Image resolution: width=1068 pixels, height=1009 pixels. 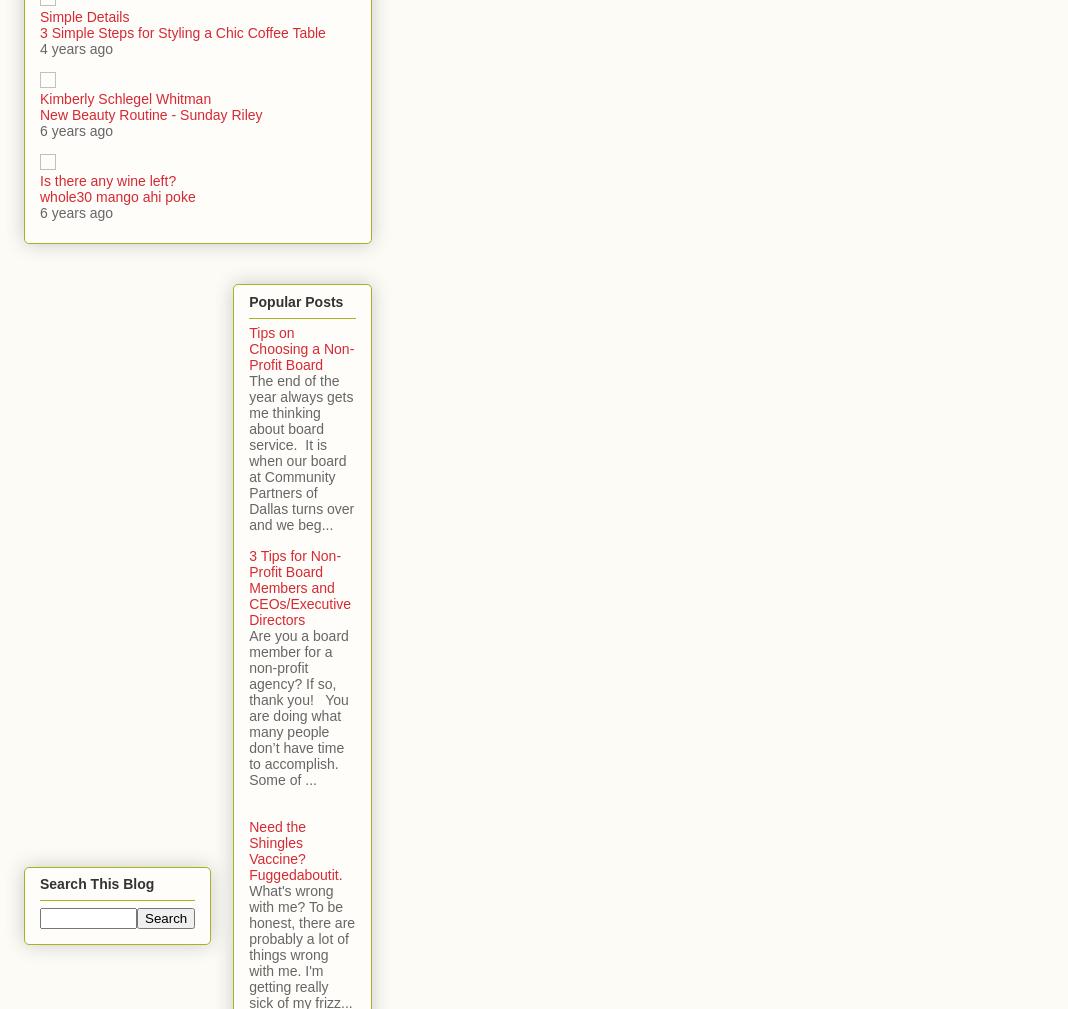 I want to click on 'Tips on Choosing a Non-Profit Board', so click(x=248, y=347).